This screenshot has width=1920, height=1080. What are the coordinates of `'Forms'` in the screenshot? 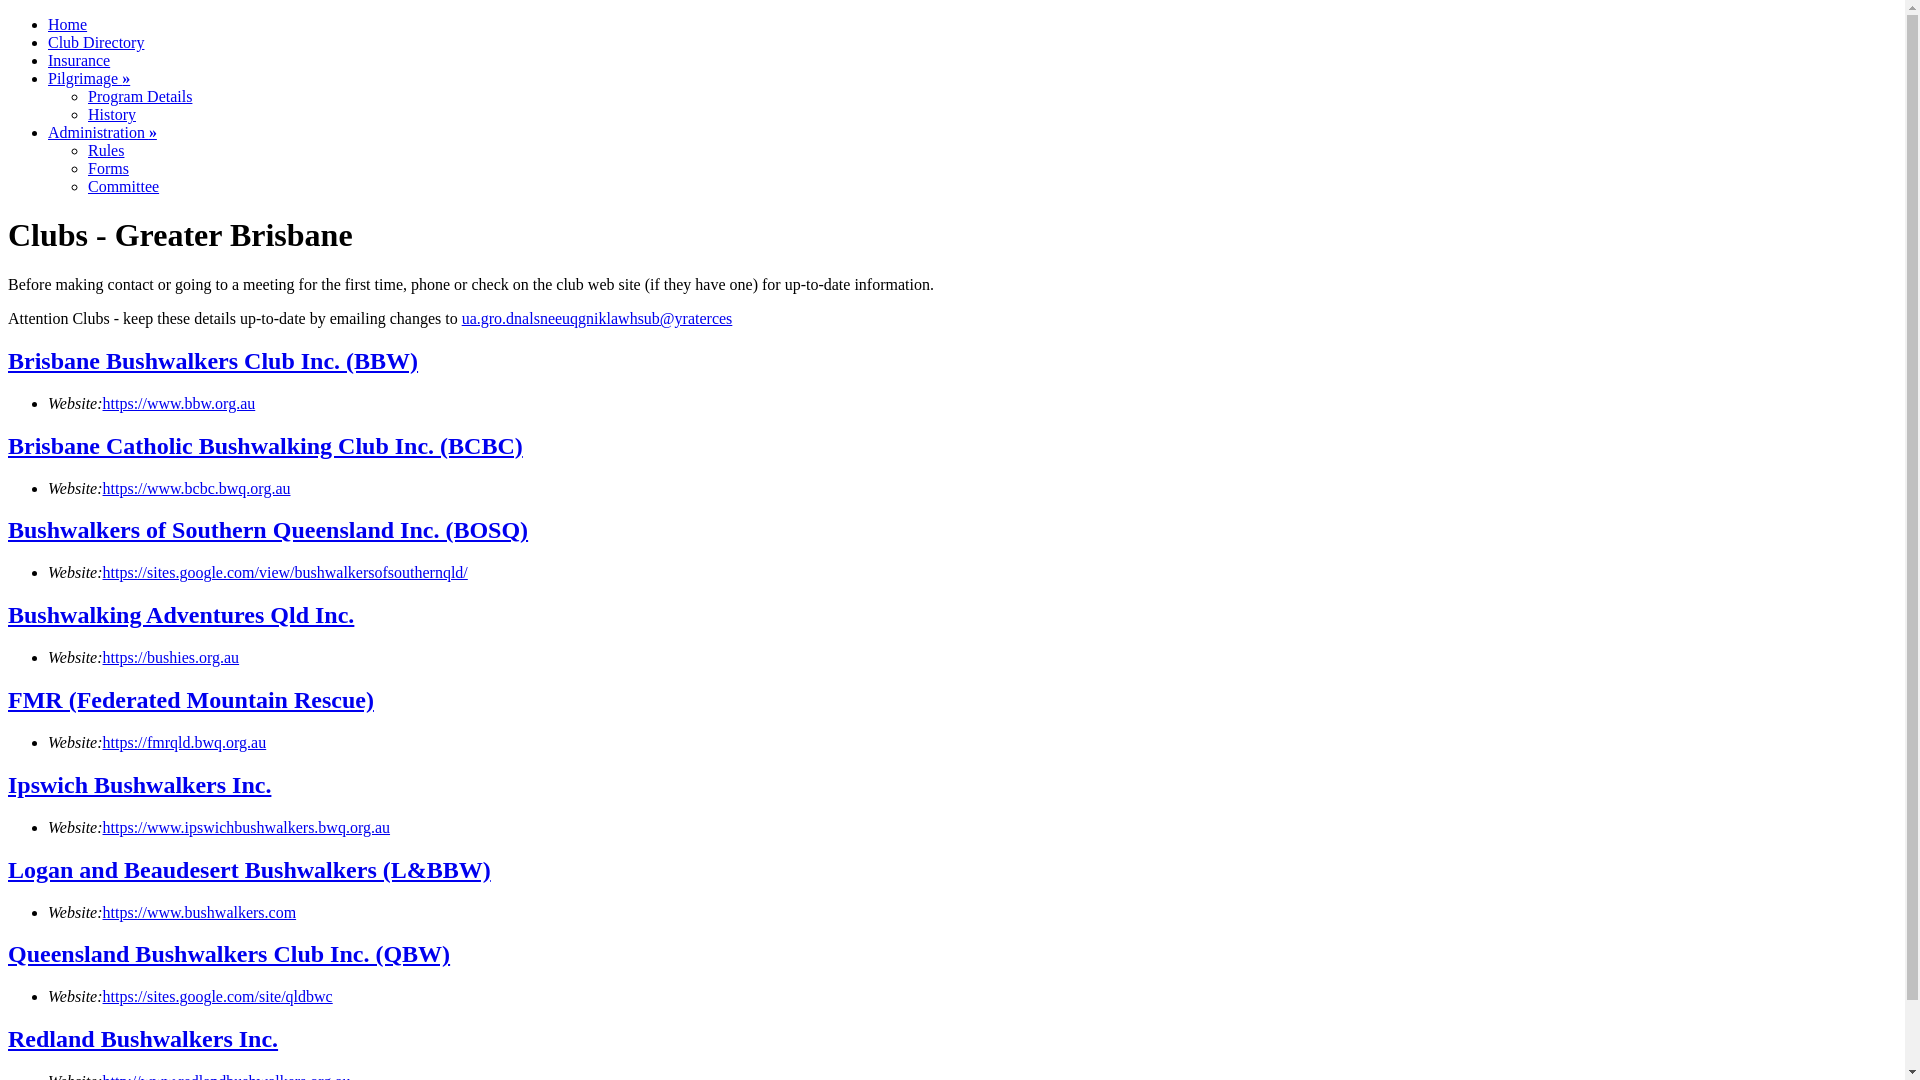 It's located at (107, 167).